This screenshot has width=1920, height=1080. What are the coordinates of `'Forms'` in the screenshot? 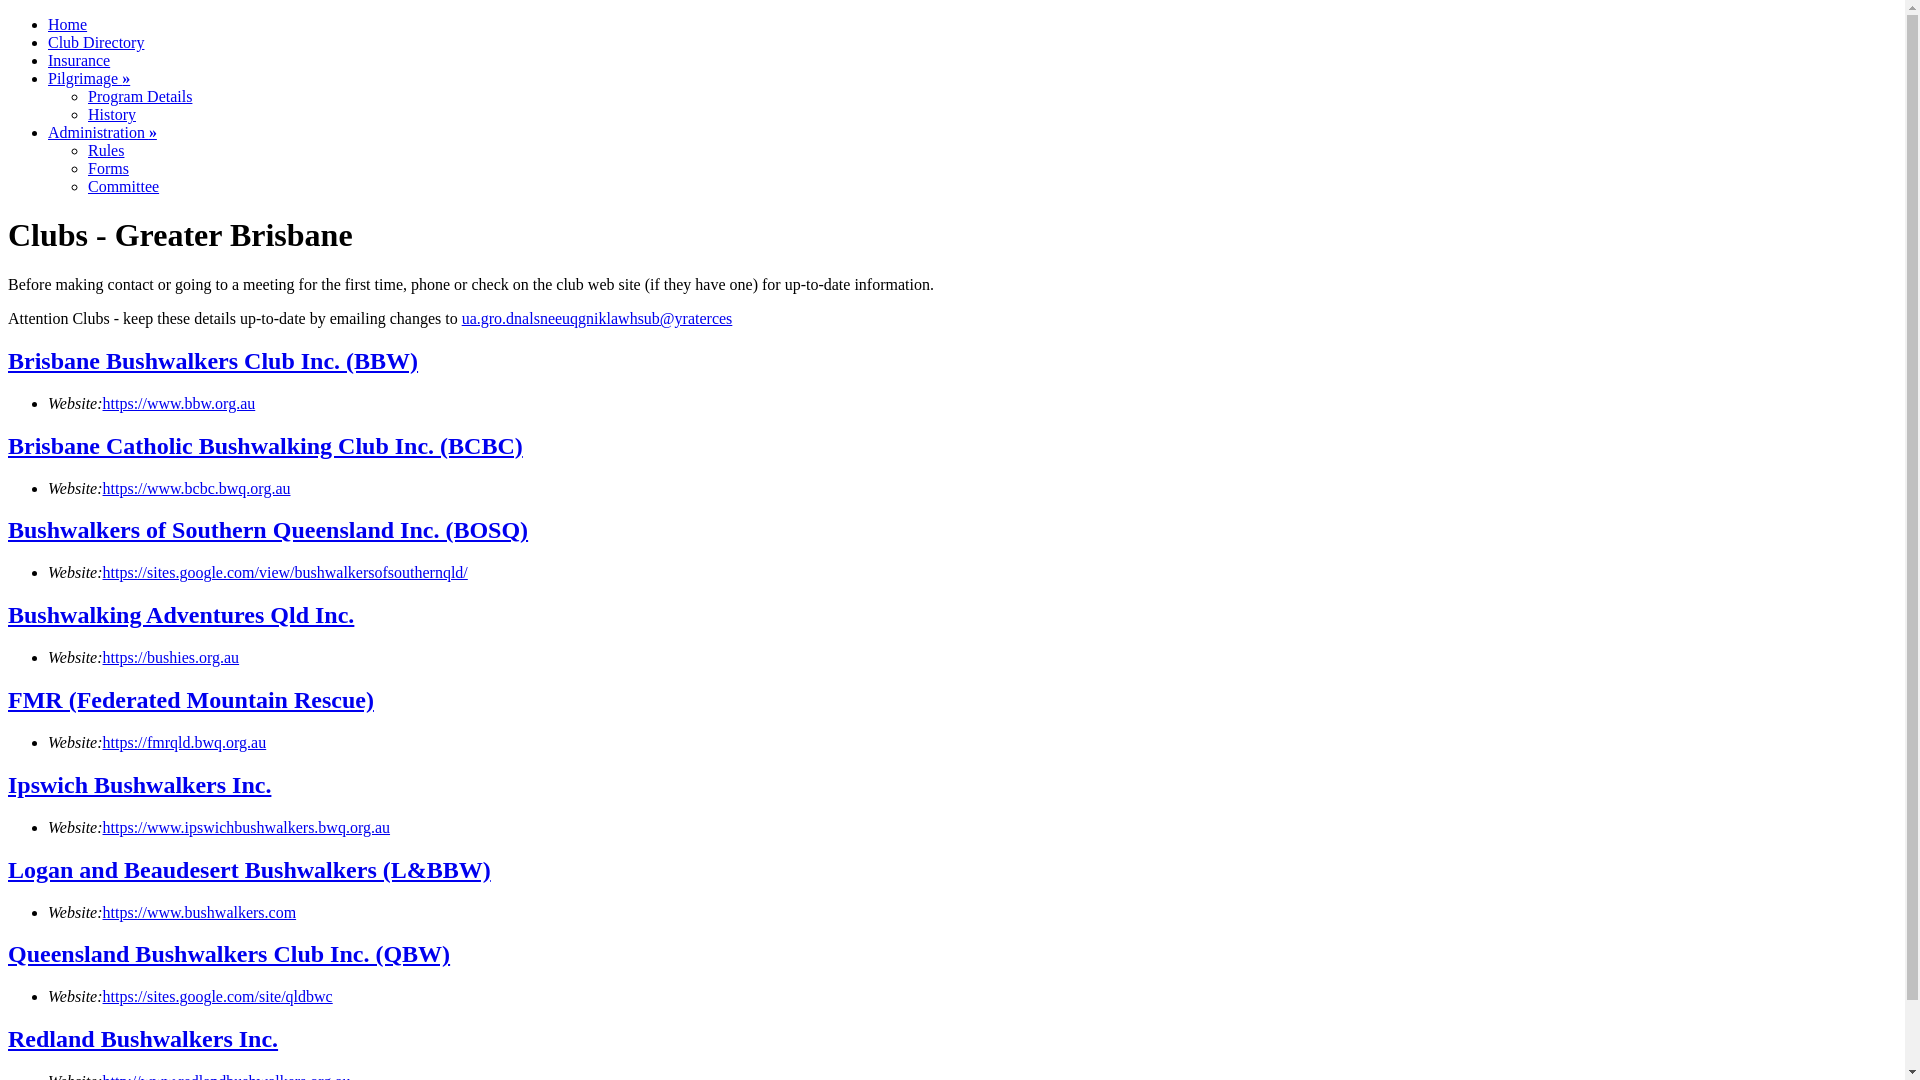 It's located at (107, 167).